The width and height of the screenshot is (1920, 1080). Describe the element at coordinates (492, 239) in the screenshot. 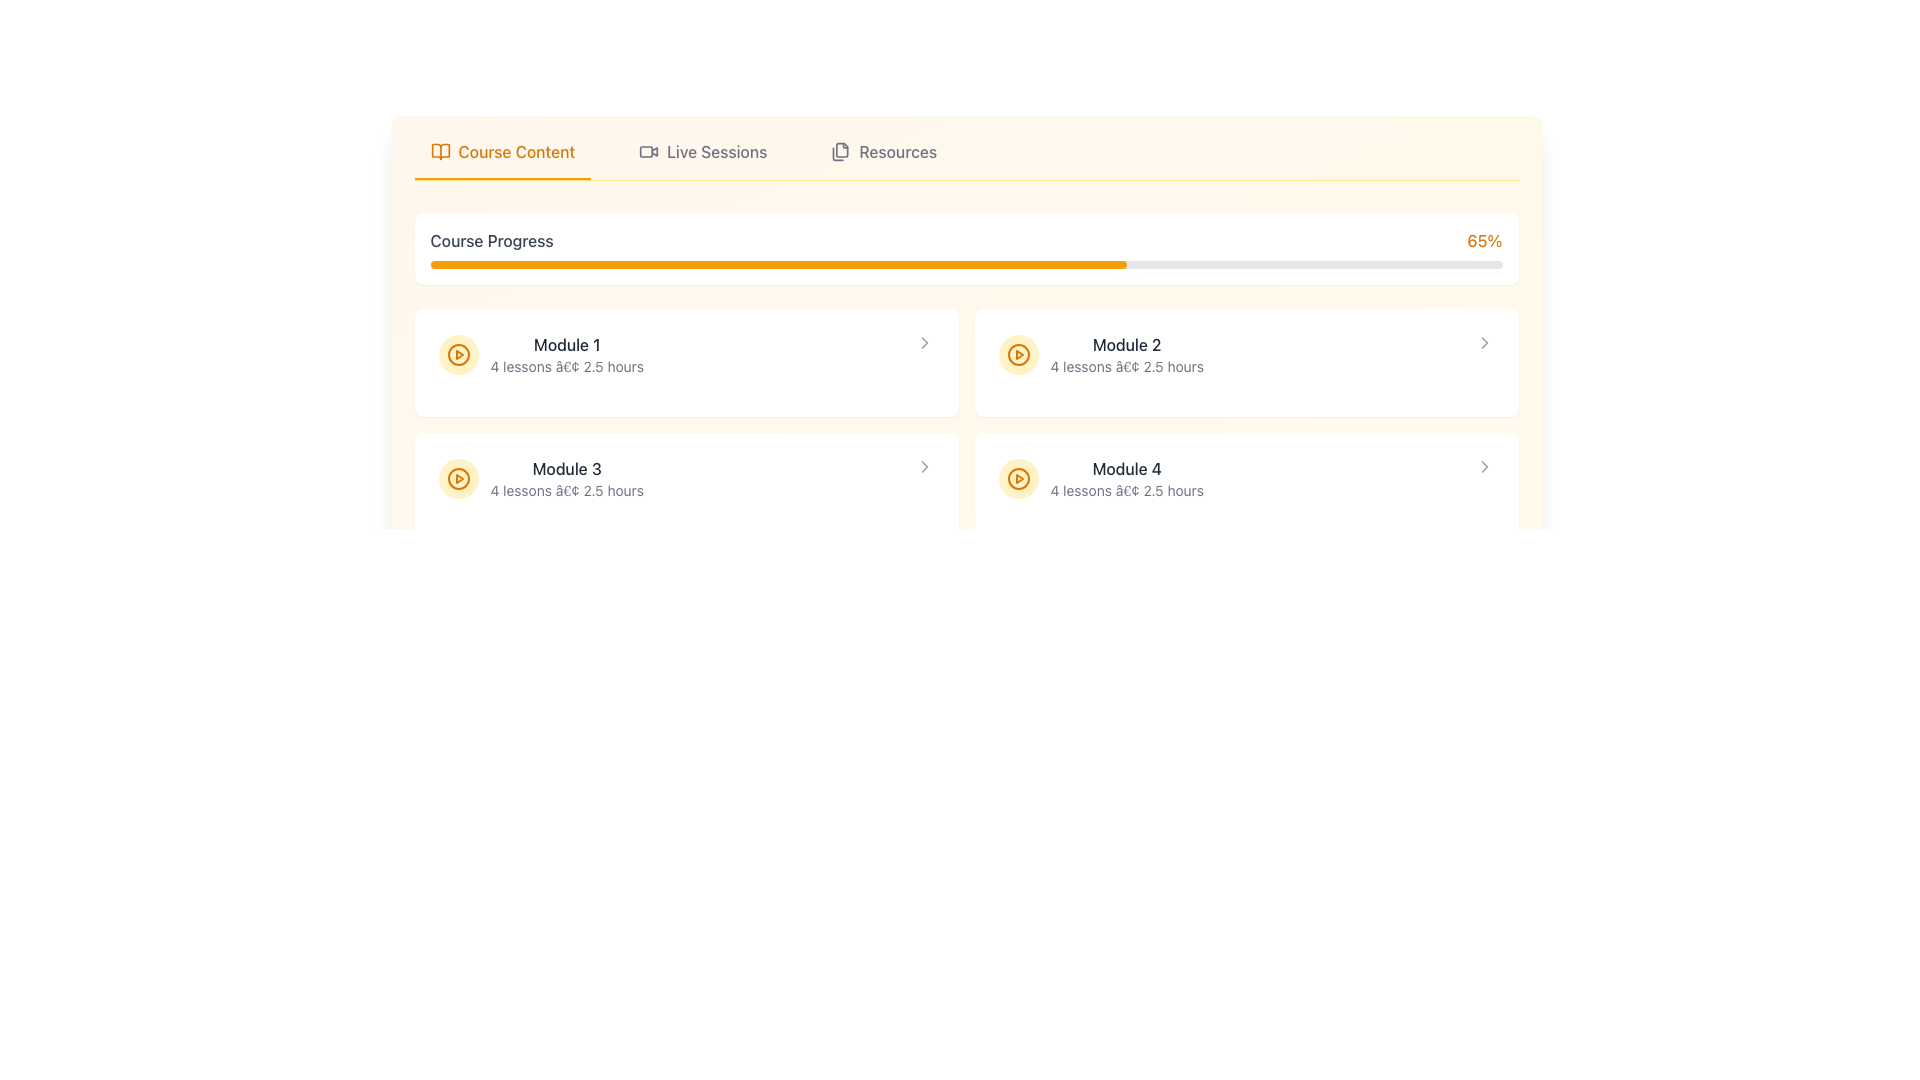

I see `the 'Course Progress' text label, which is a medium-weight gray font positioned to the left of a progress bar and a percentage display` at that location.